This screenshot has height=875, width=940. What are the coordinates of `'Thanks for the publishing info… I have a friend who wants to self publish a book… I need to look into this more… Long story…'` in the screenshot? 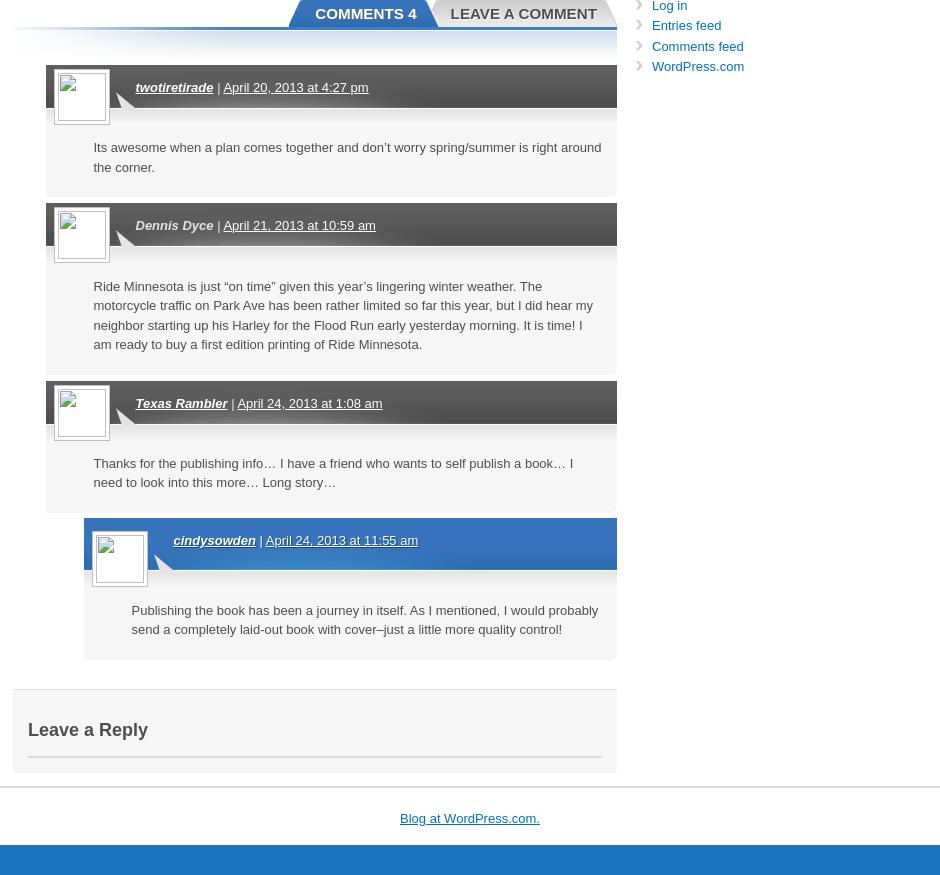 It's located at (333, 472).